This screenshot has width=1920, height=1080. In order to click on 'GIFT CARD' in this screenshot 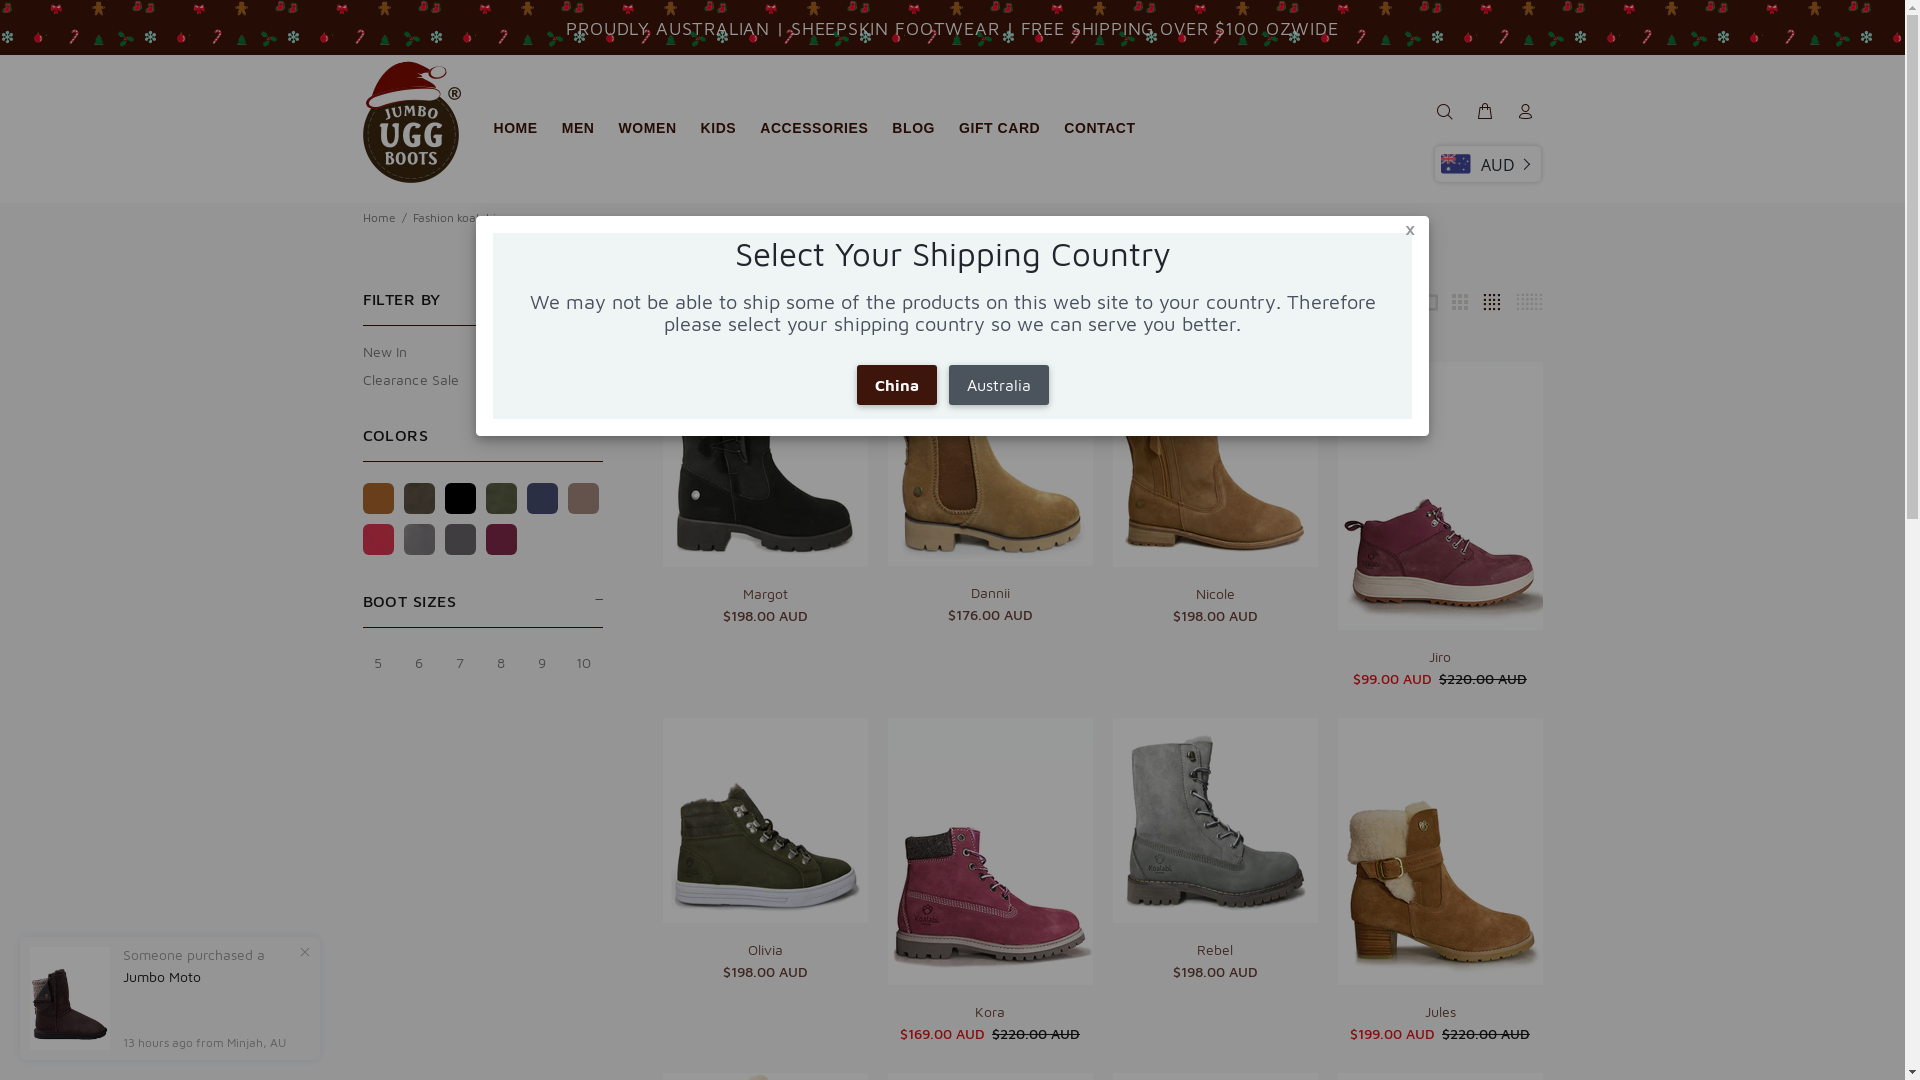, I will do `click(999, 128)`.